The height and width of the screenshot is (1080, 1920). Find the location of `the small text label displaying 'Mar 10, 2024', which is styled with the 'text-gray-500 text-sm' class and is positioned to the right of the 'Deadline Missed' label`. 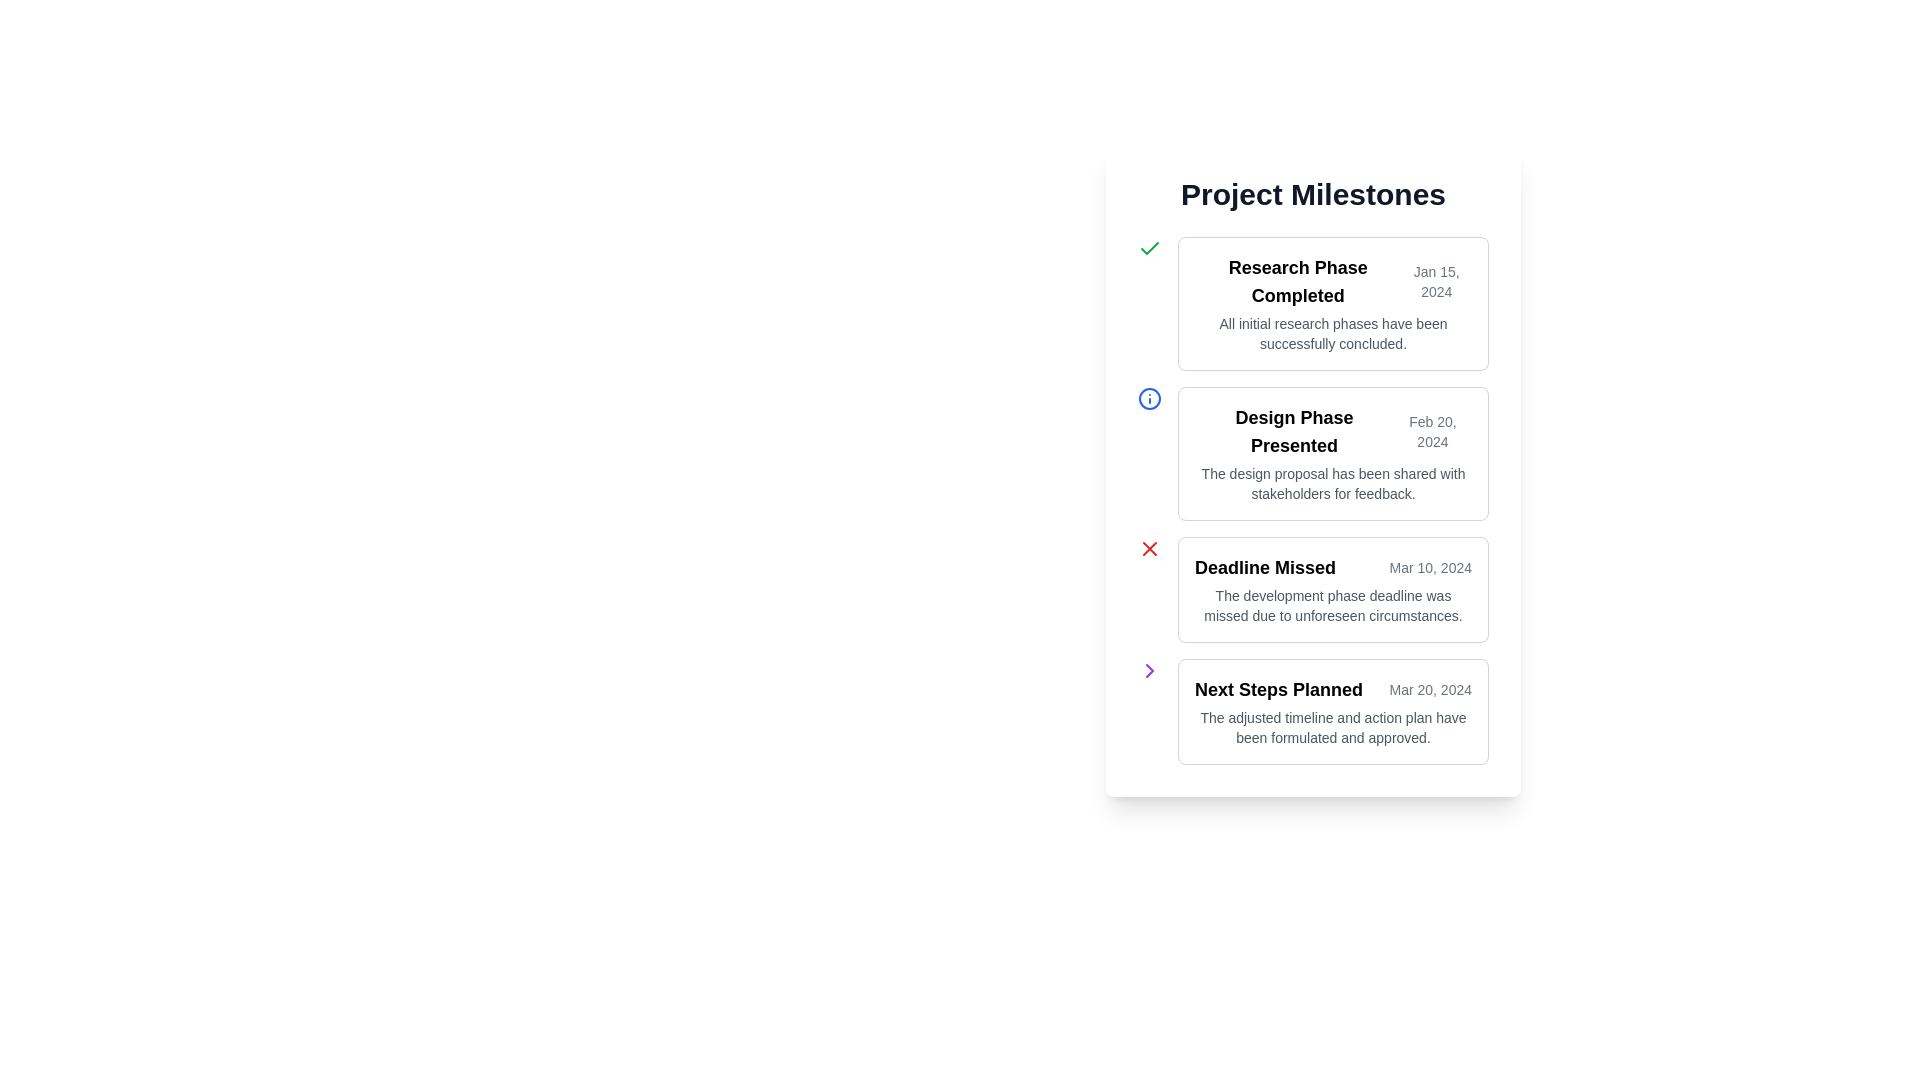

the small text label displaying 'Mar 10, 2024', which is styled with the 'text-gray-500 text-sm' class and is positioned to the right of the 'Deadline Missed' label is located at coordinates (1429, 567).